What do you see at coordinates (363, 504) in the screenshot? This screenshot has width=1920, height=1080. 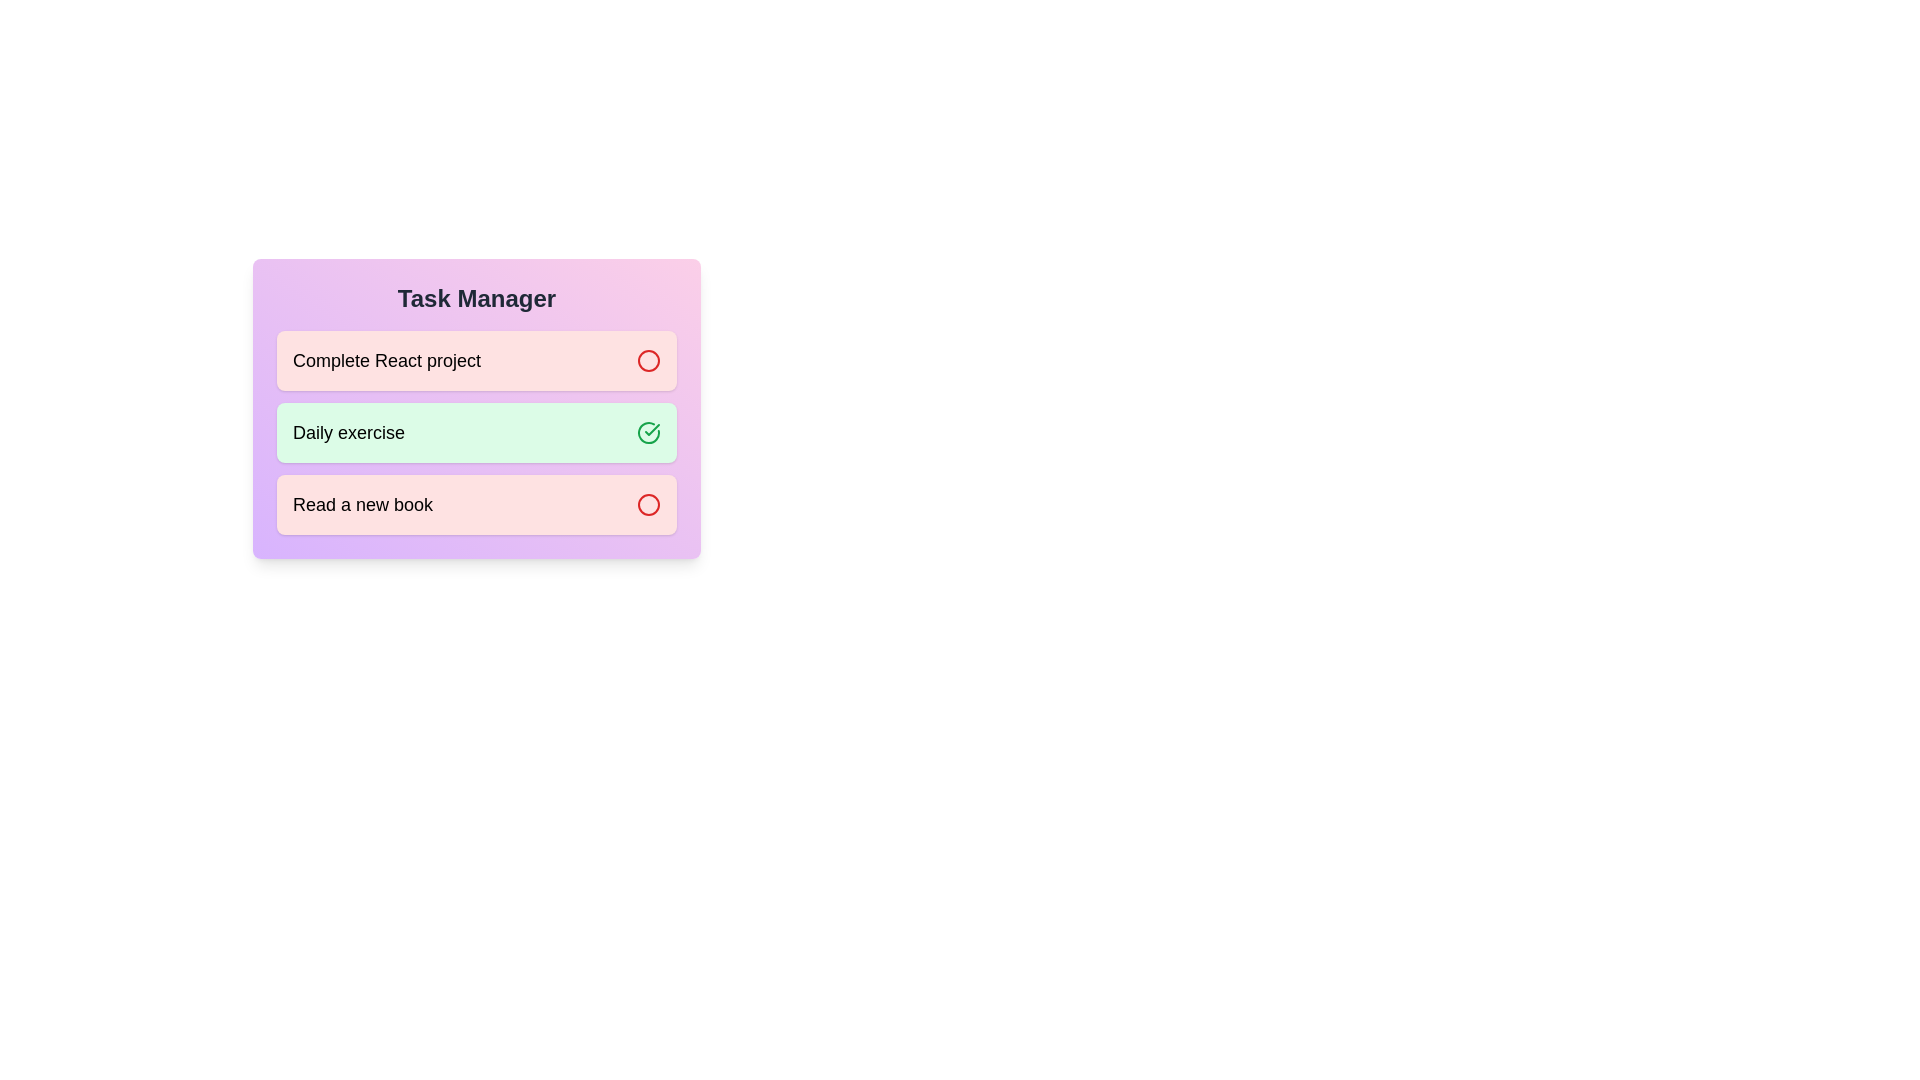 I see `the task label text for the task Read a new book` at bounding box center [363, 504].